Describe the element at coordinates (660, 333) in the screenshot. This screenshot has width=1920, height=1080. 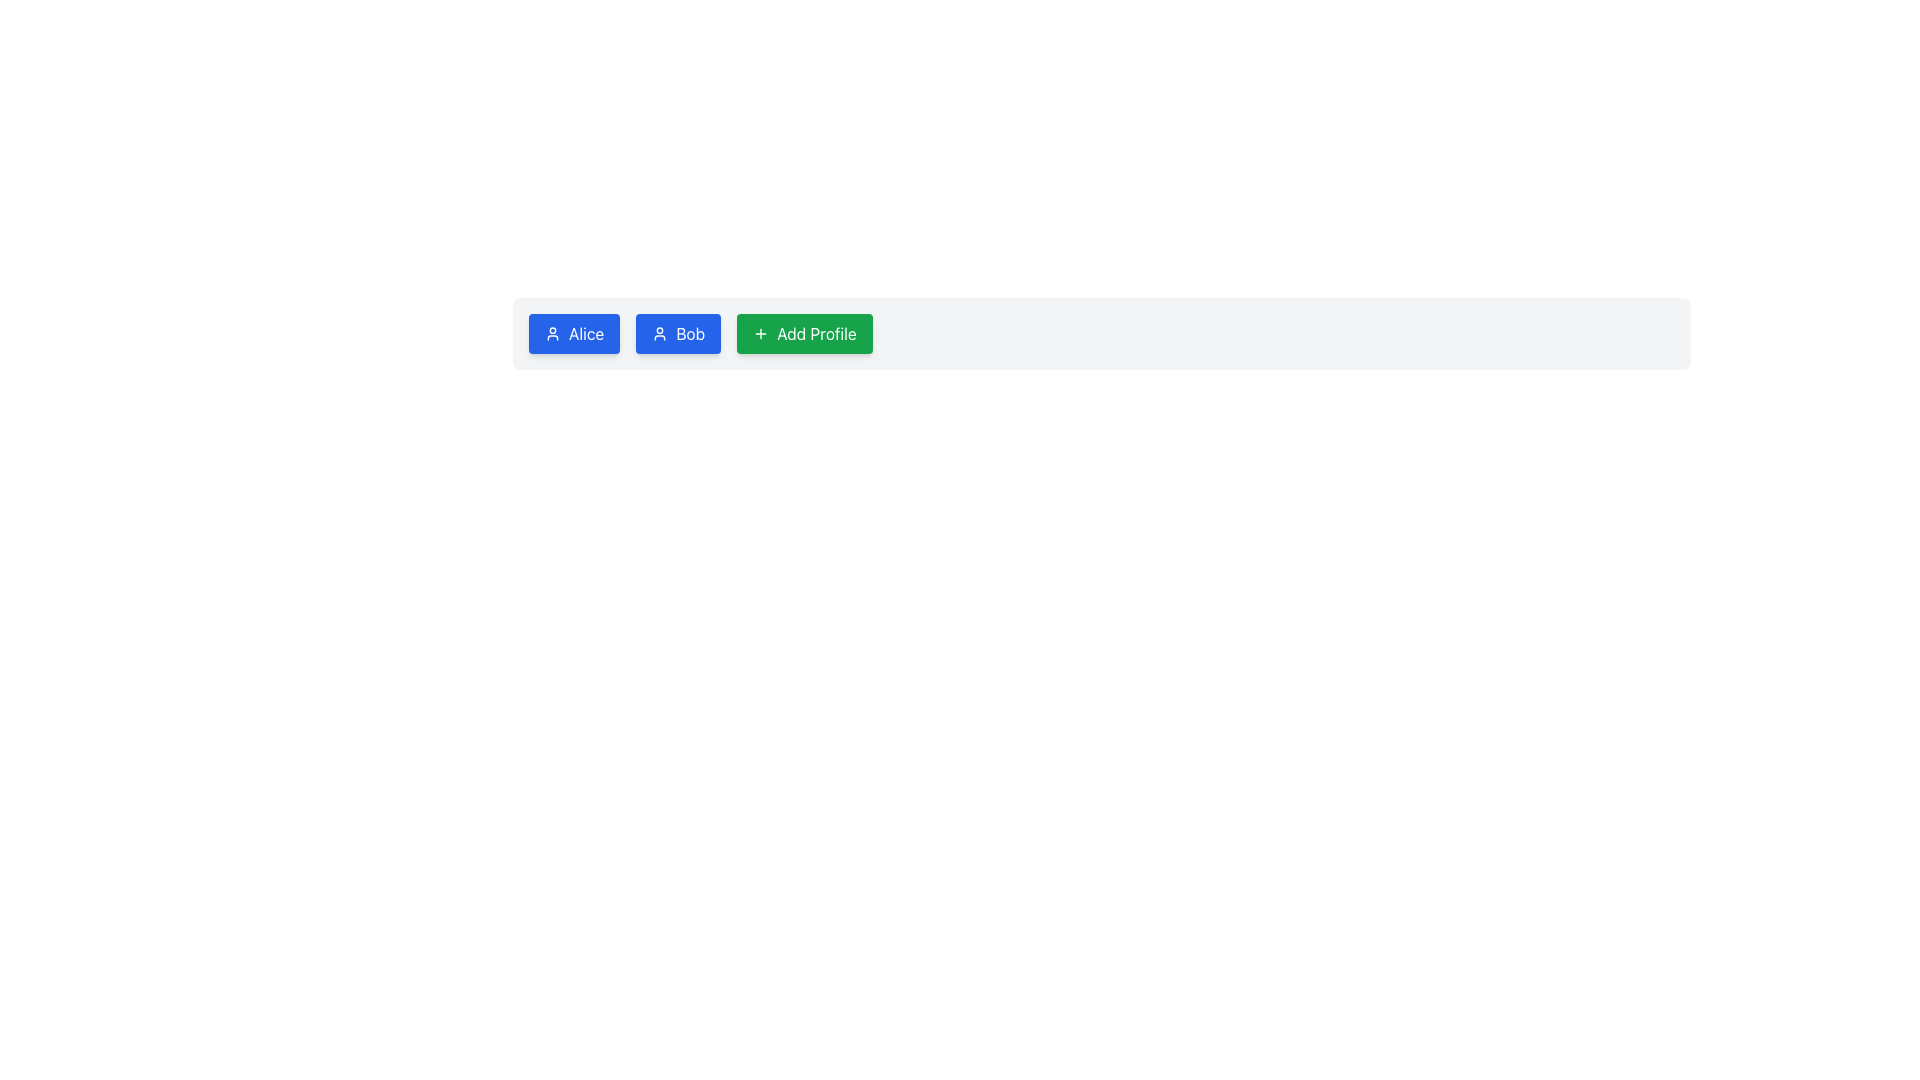
I see `the icon representing the button labeled 'Bob', which visually denotes its purpose in relation to 'Bob'` at that location.